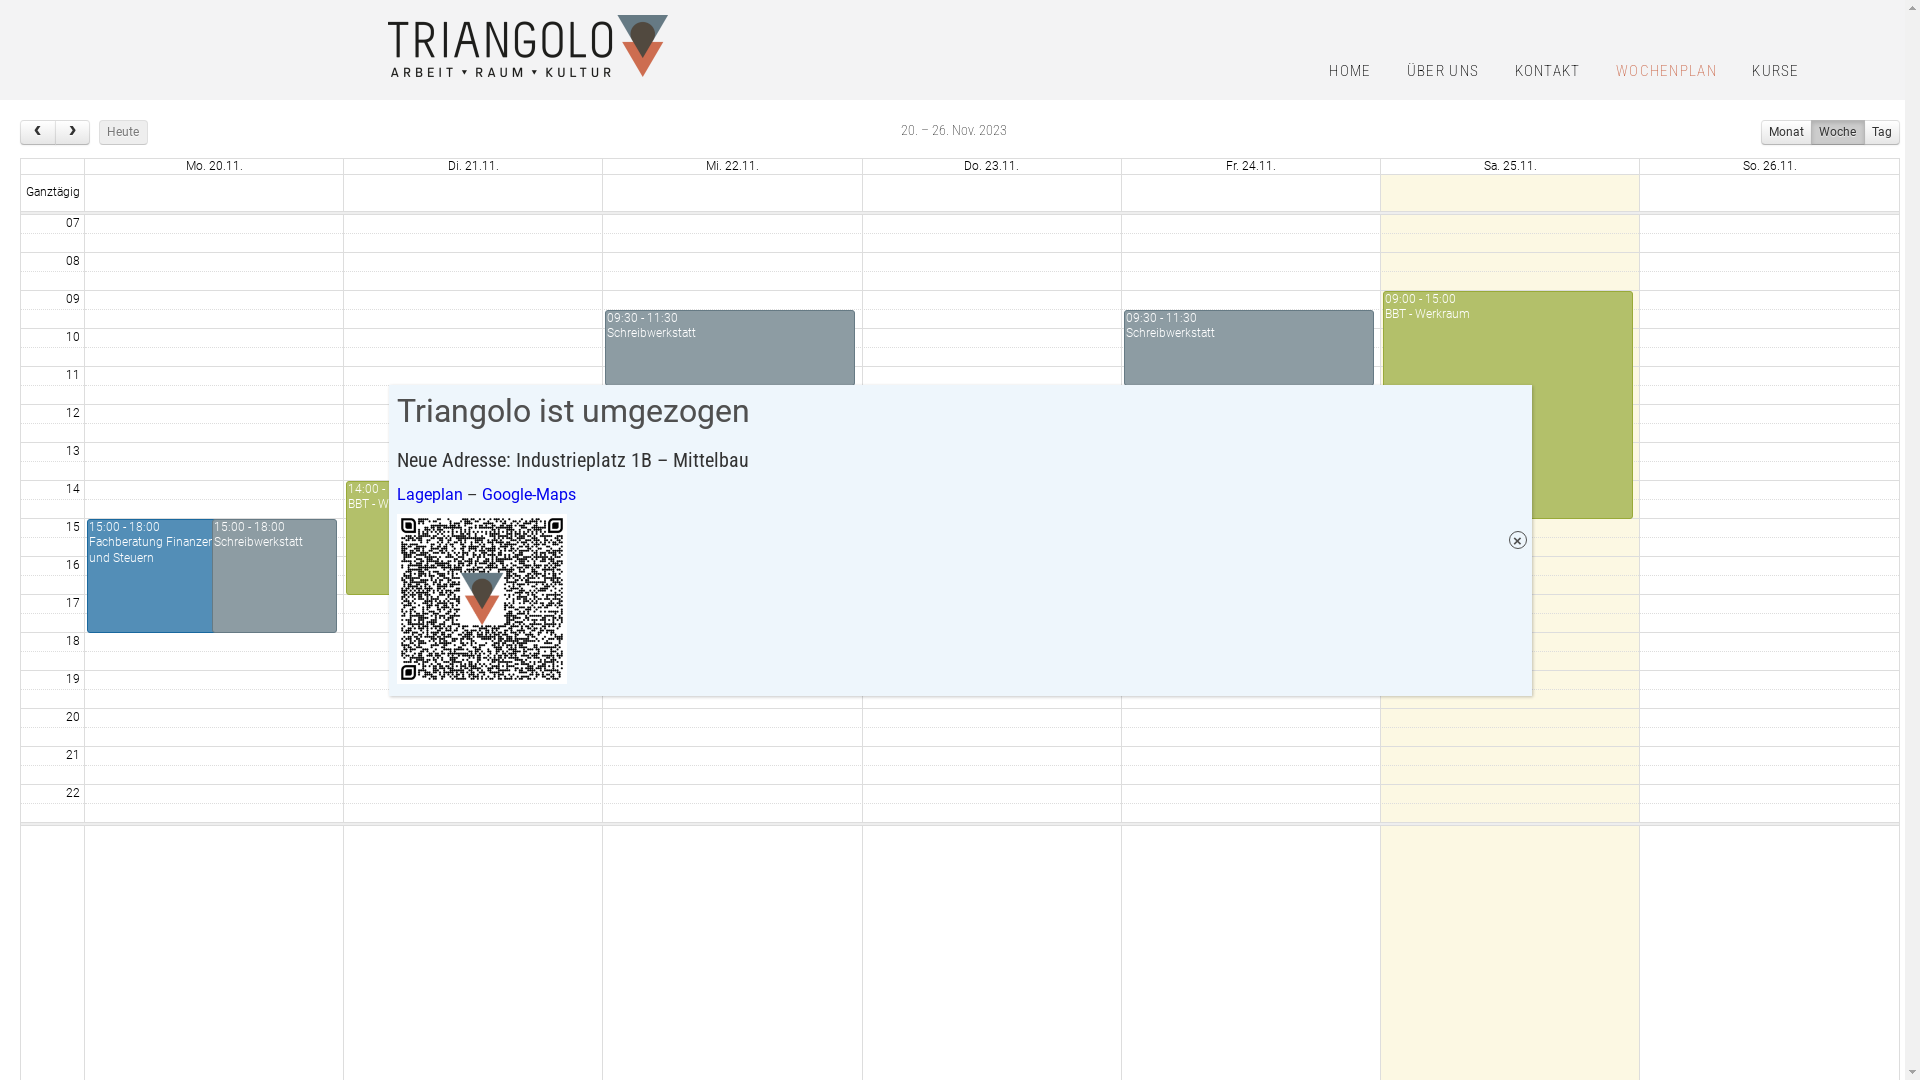  I want to click on '15:00 - 18:00, so click(273, 575).